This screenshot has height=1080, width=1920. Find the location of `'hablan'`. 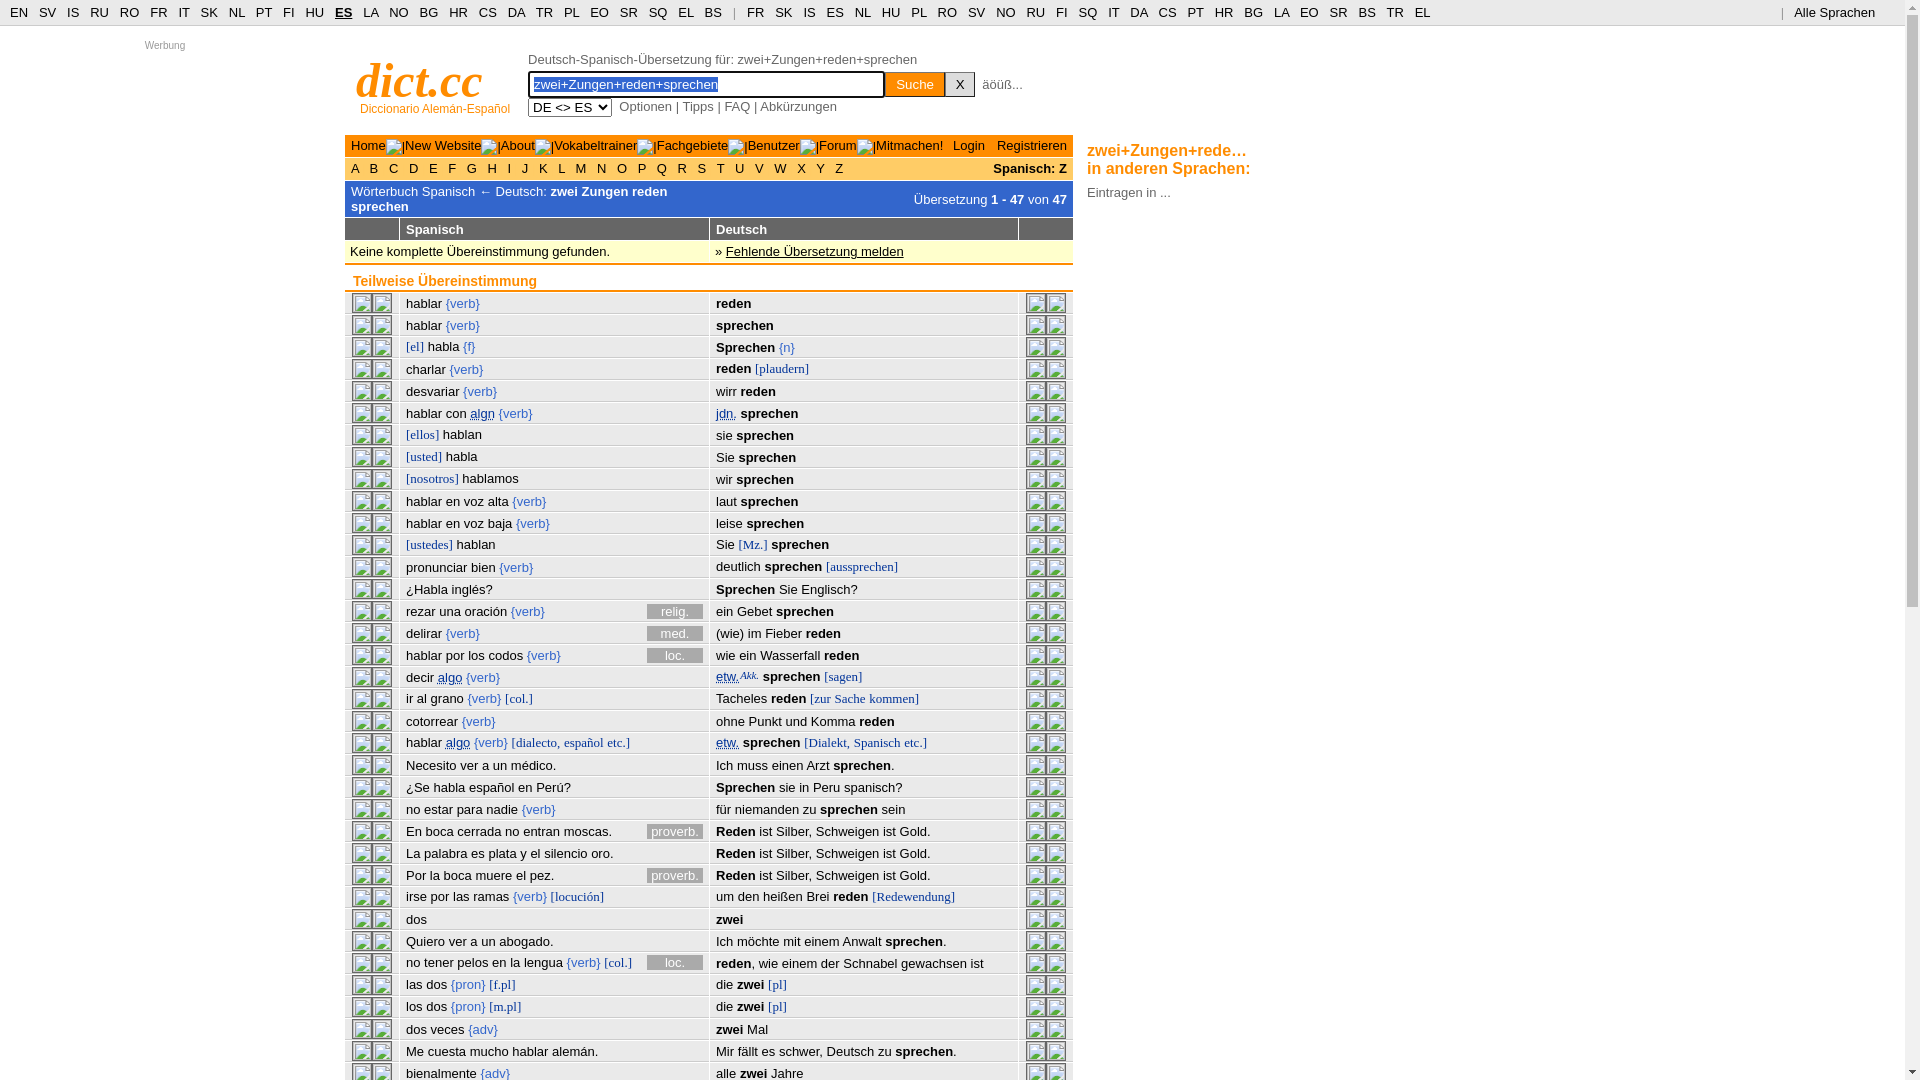

'hablan' is located at coordinates (475, 544).